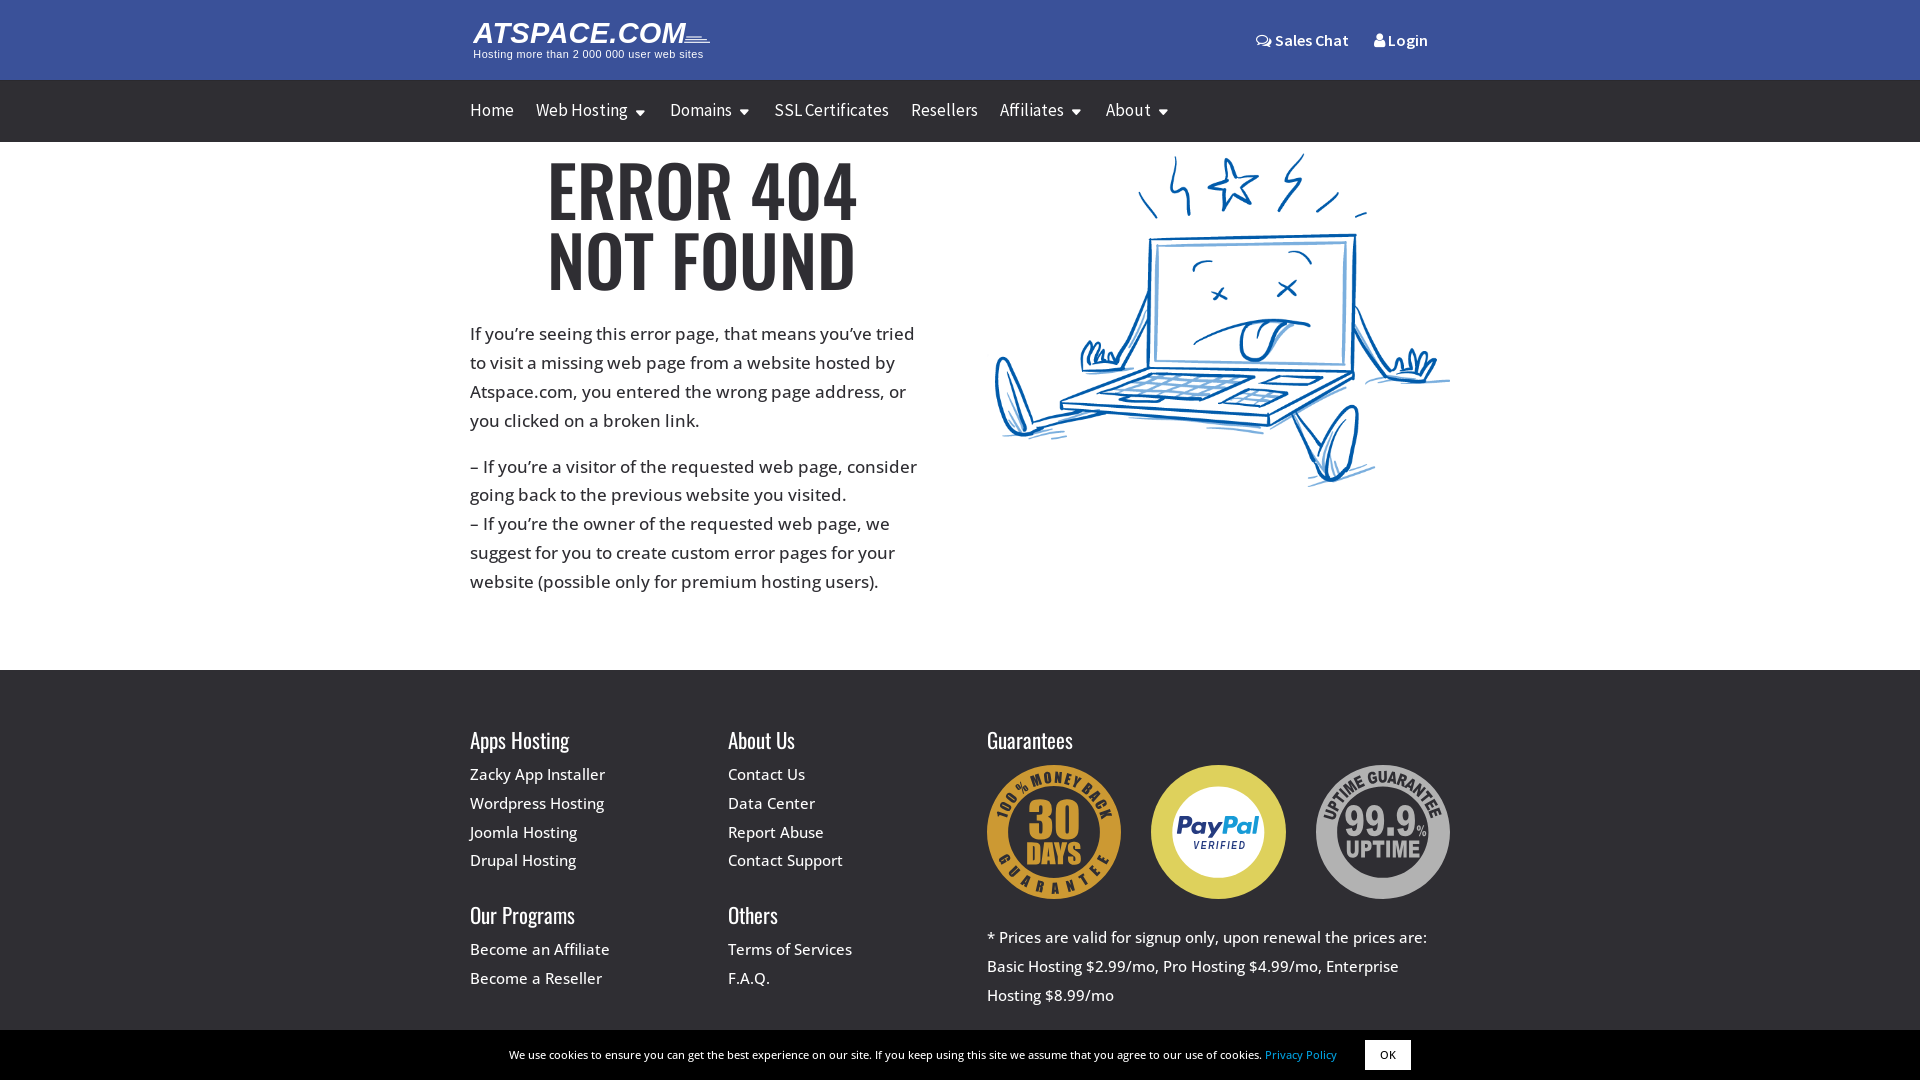 This screenshot has width=1920, height=1080. Describe the element at coordinates (469, 859) in the screenshot. I see `'Drupal Hosting'` at that location.